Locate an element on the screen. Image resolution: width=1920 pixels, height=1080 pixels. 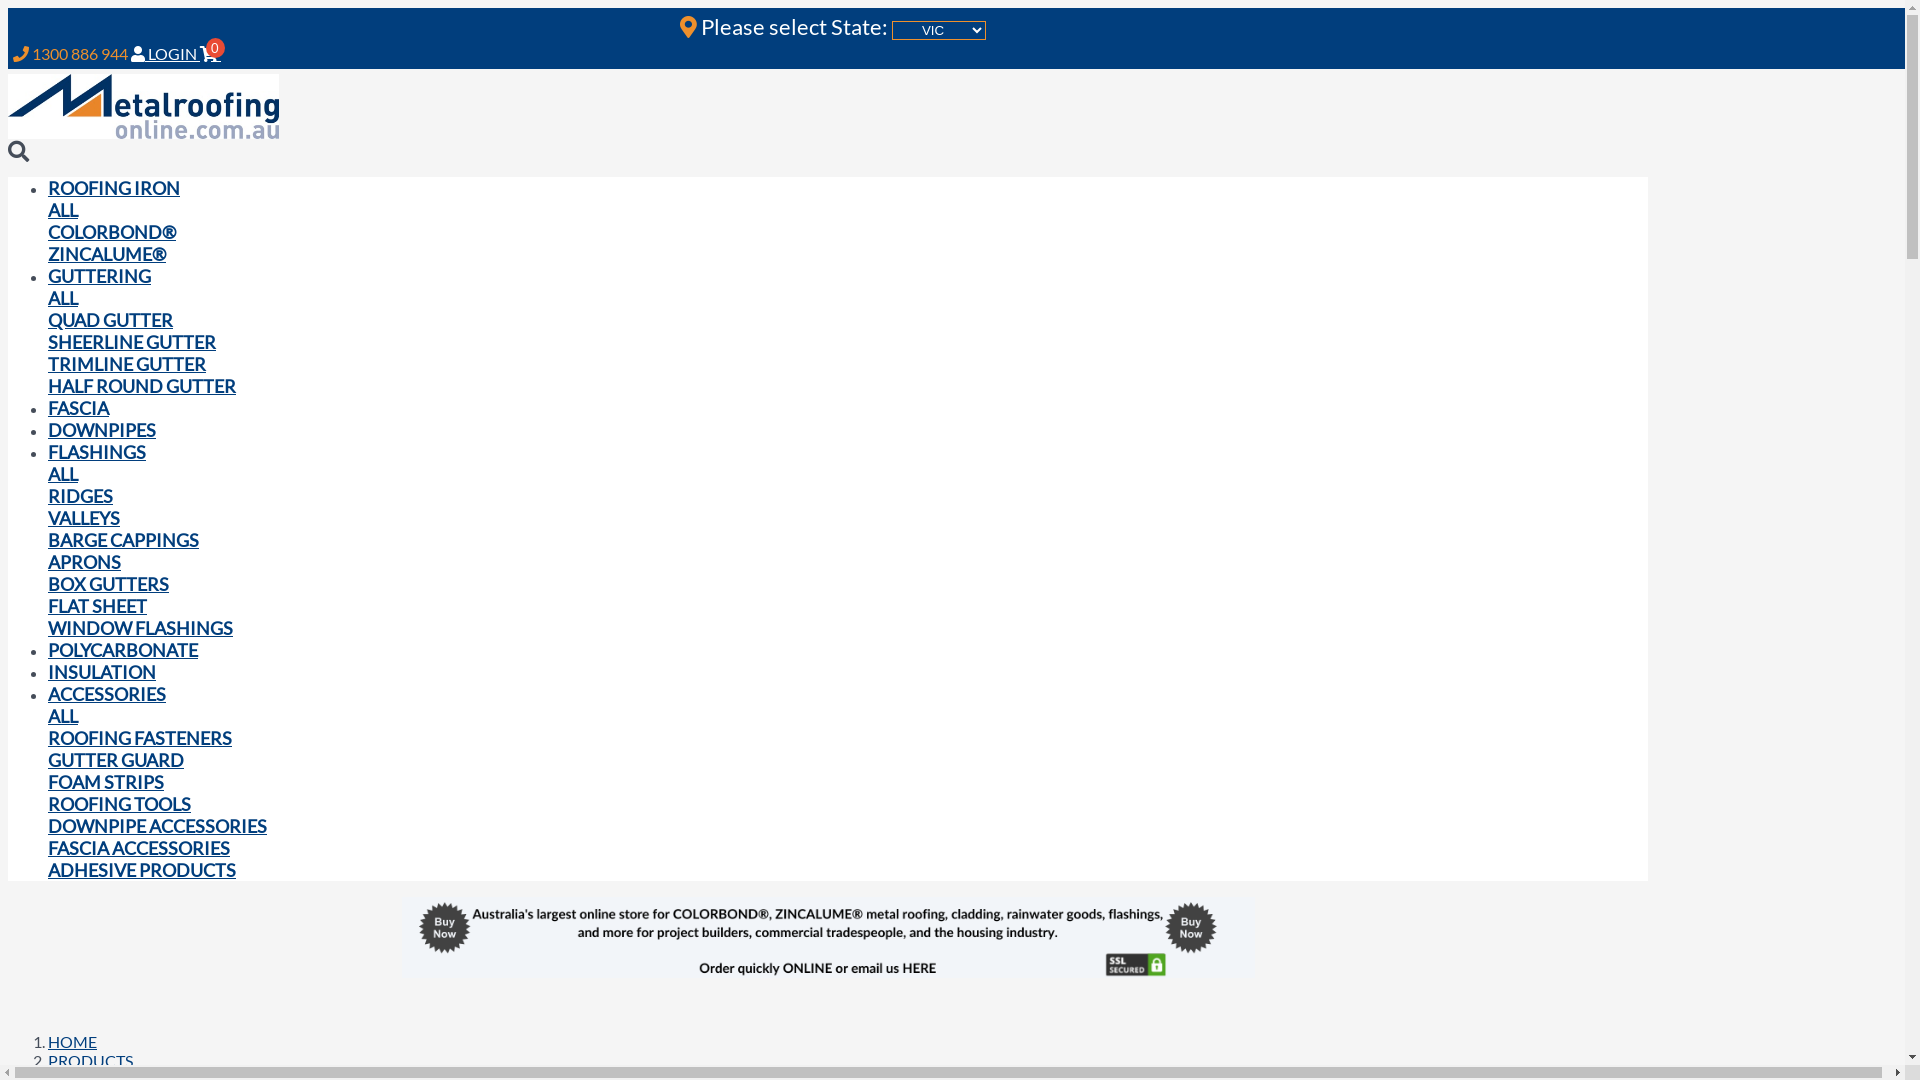
'GUTTER GUARD' is located at coordinates (114, 759).